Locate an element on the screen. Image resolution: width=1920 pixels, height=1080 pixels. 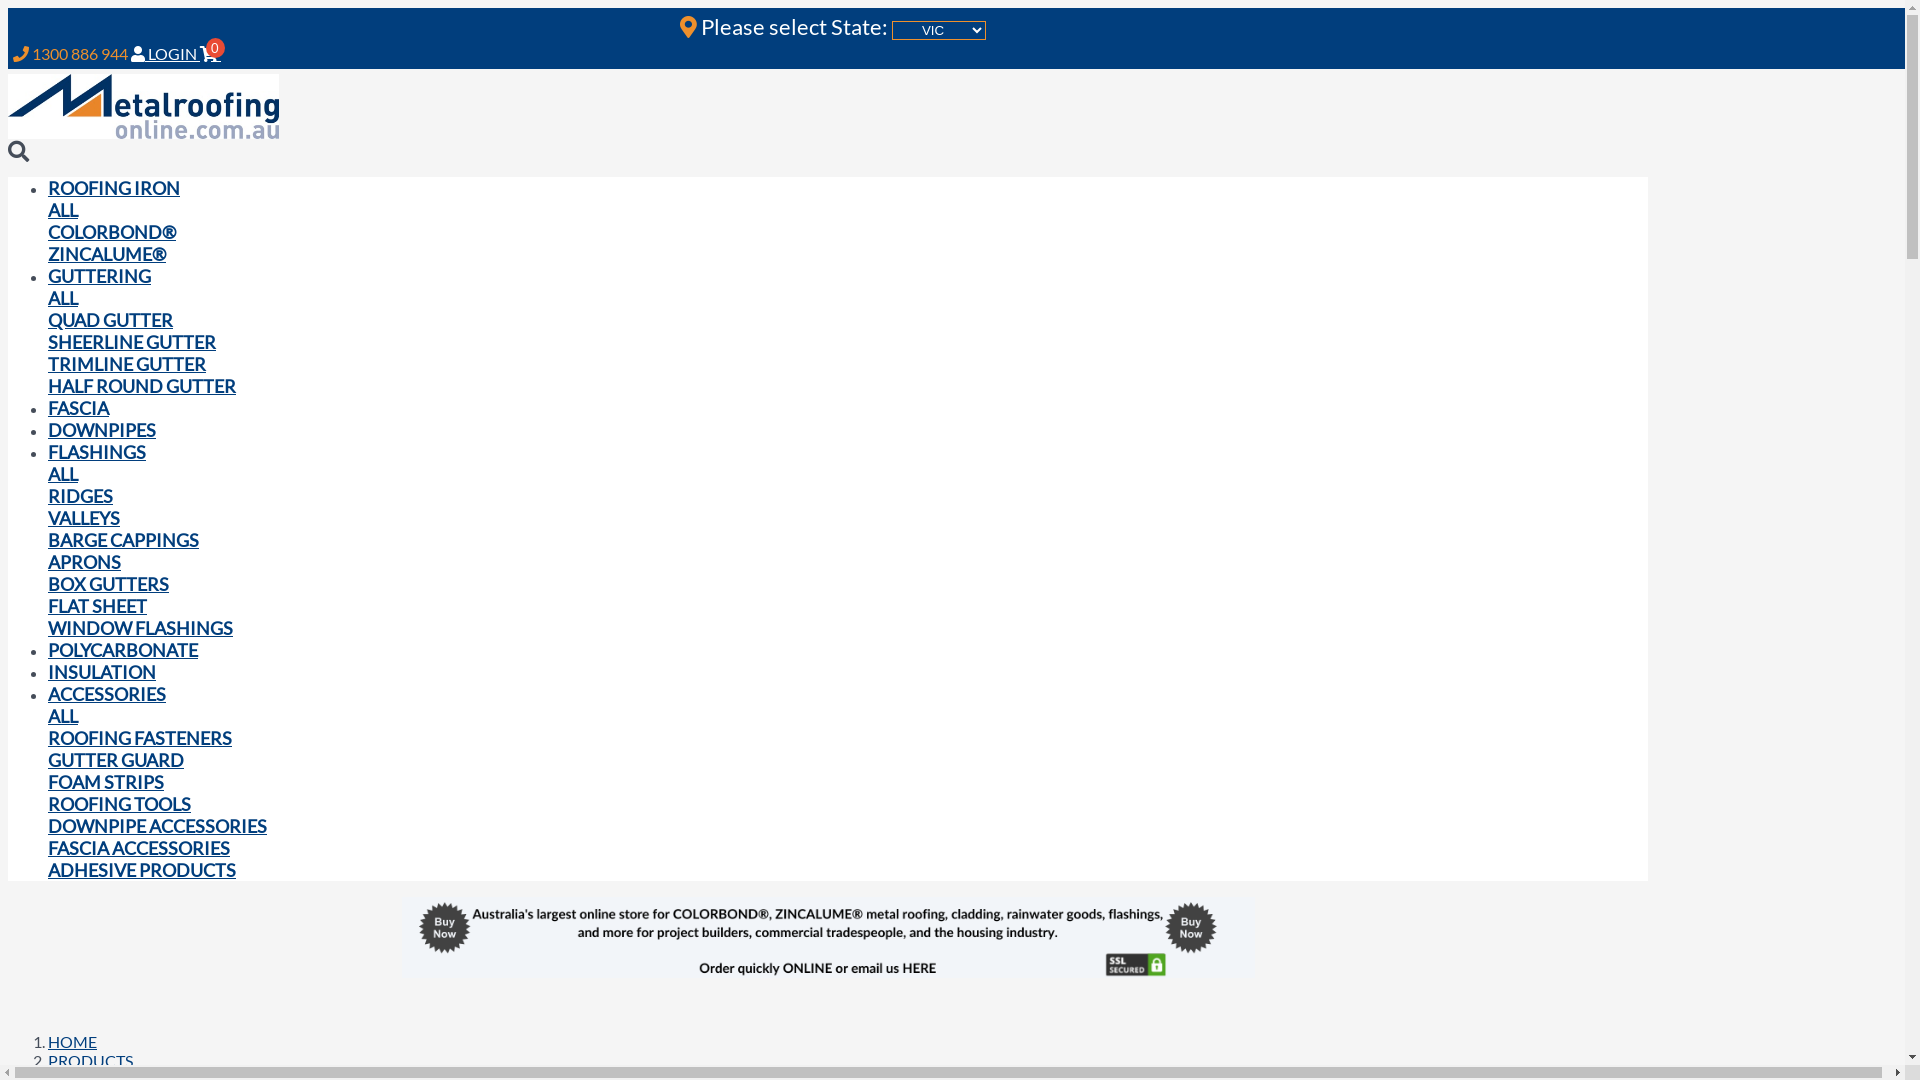
'GUTTER GUARD' is located at coordinates (114, 759).